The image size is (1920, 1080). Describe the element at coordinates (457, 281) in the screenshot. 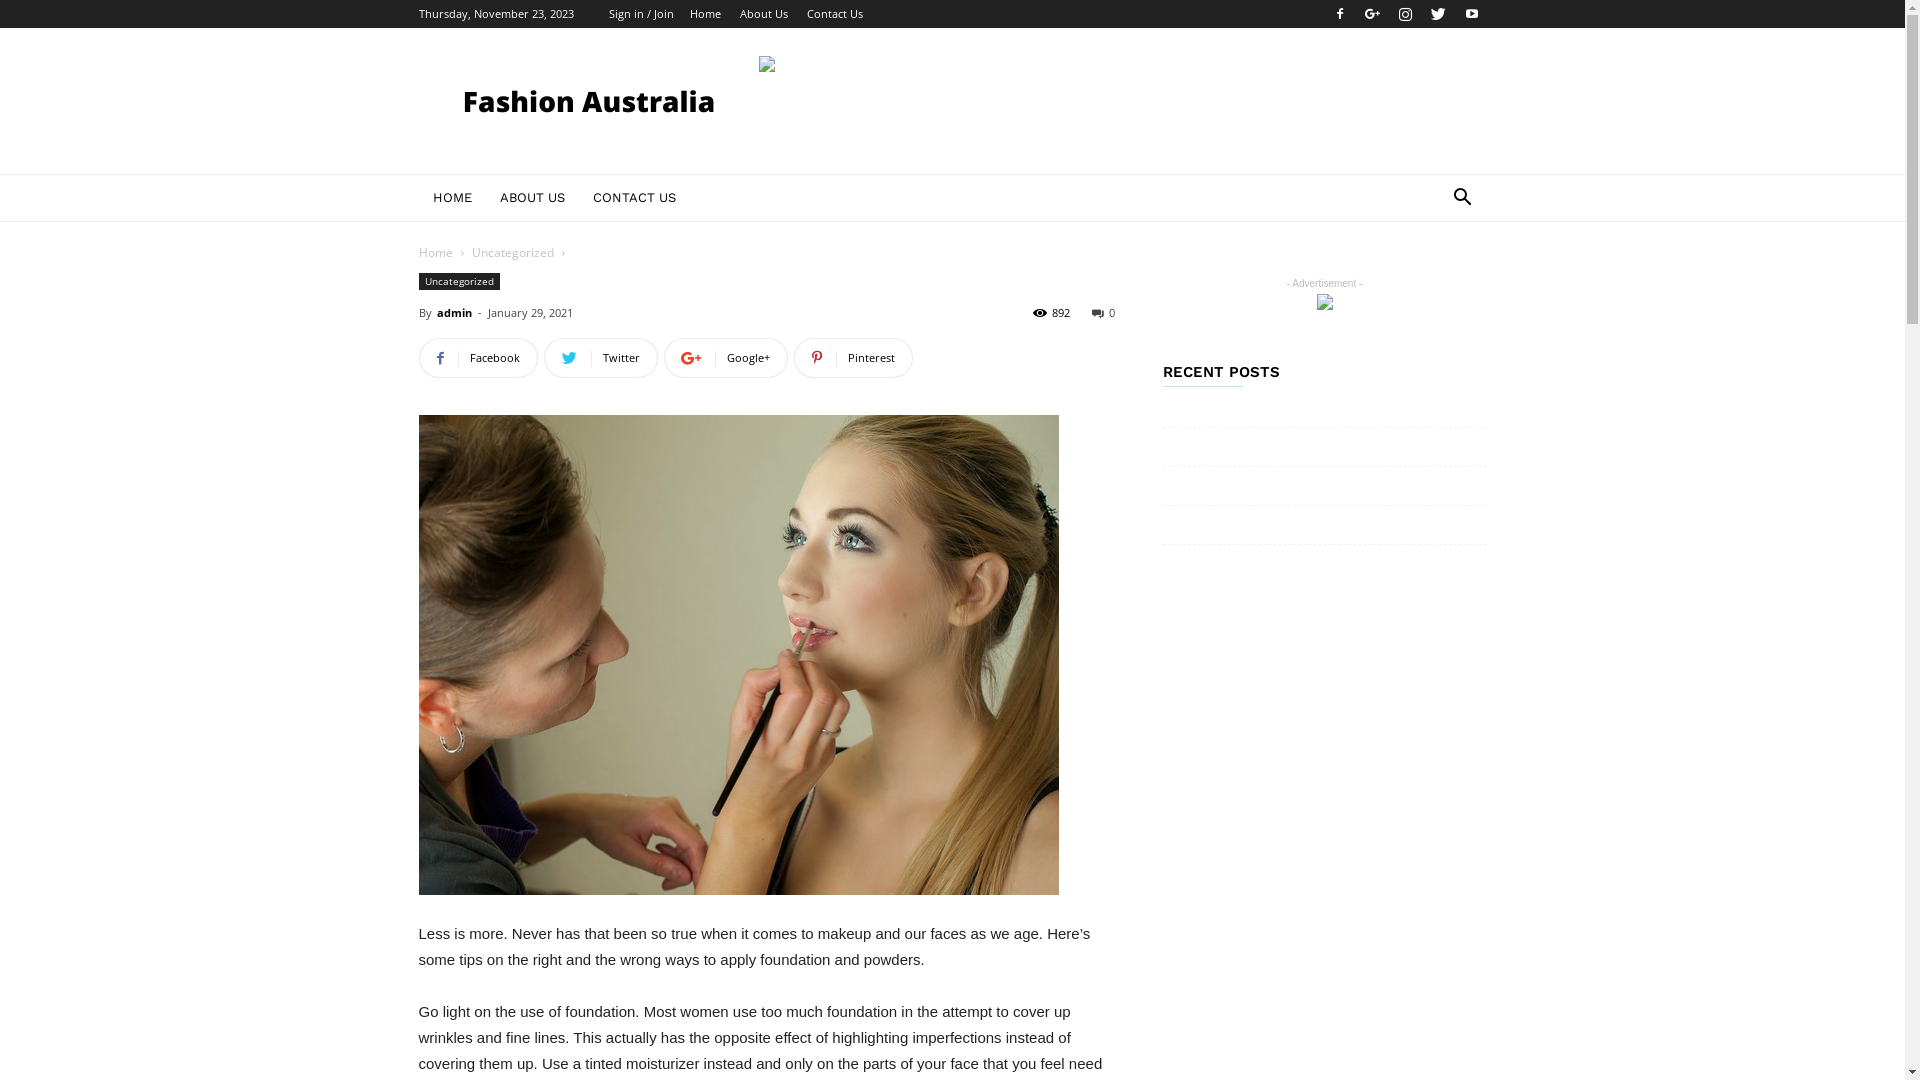

I see `'Uncategorized'` at that location.